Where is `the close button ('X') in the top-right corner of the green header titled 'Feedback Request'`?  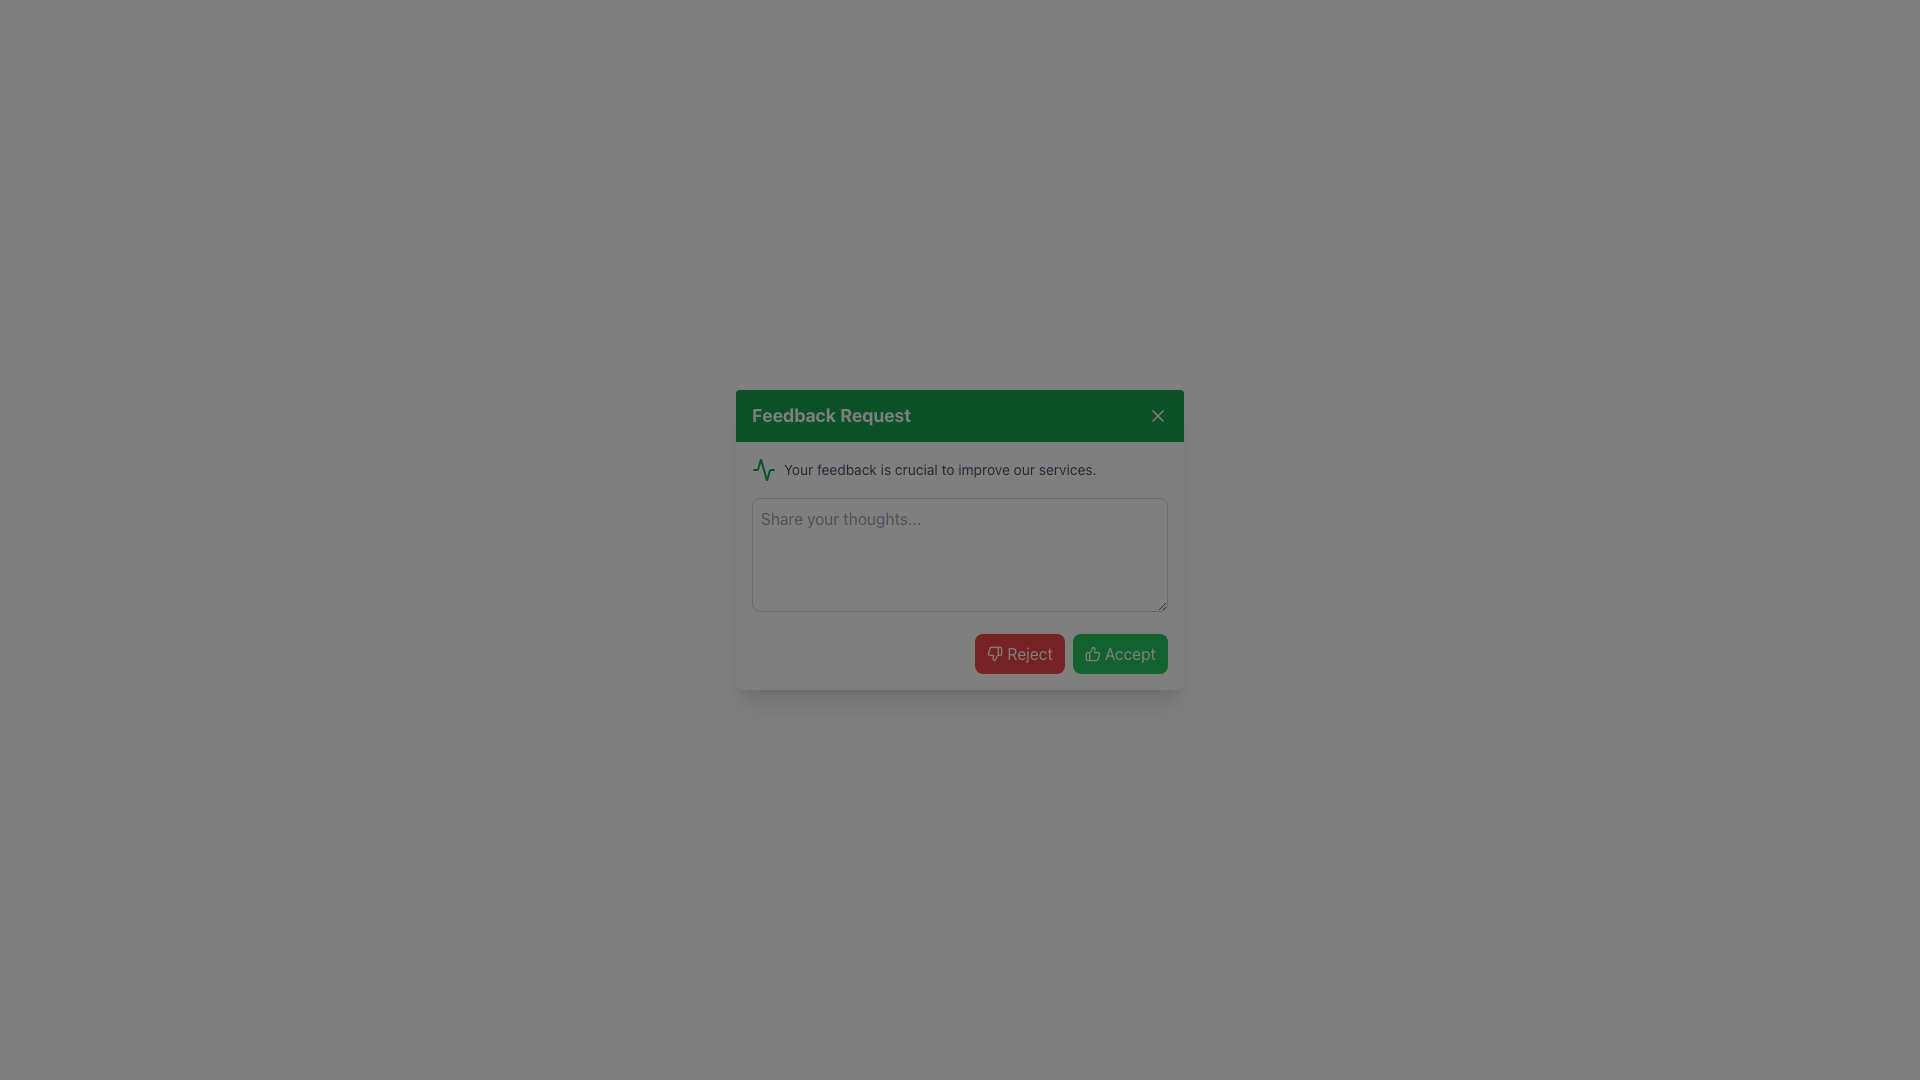 the close button ('X') in the top-right corner of the green header titled 'Feedback Request' is located at coordinates (1157, 415).